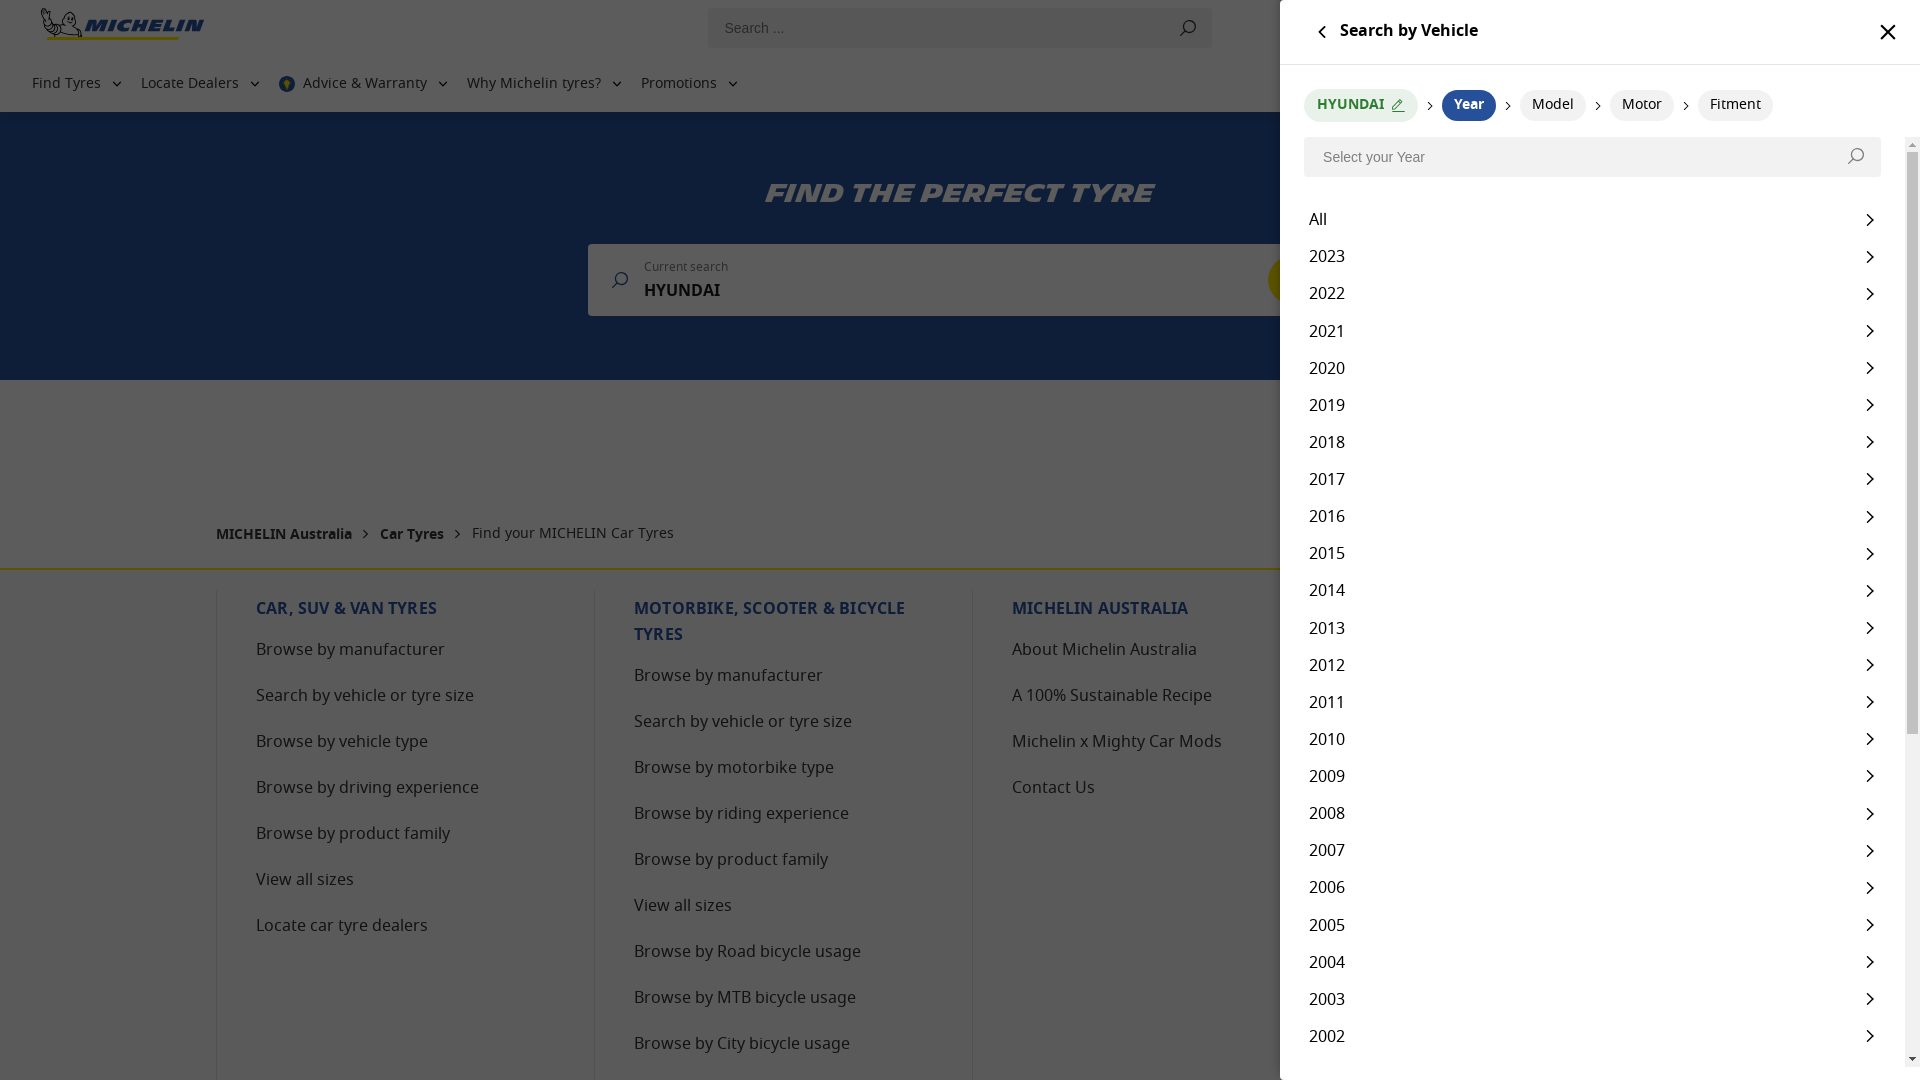 This screenshot has height=1080, width=1920. I want to click on 'Model', so click(1552, 105).